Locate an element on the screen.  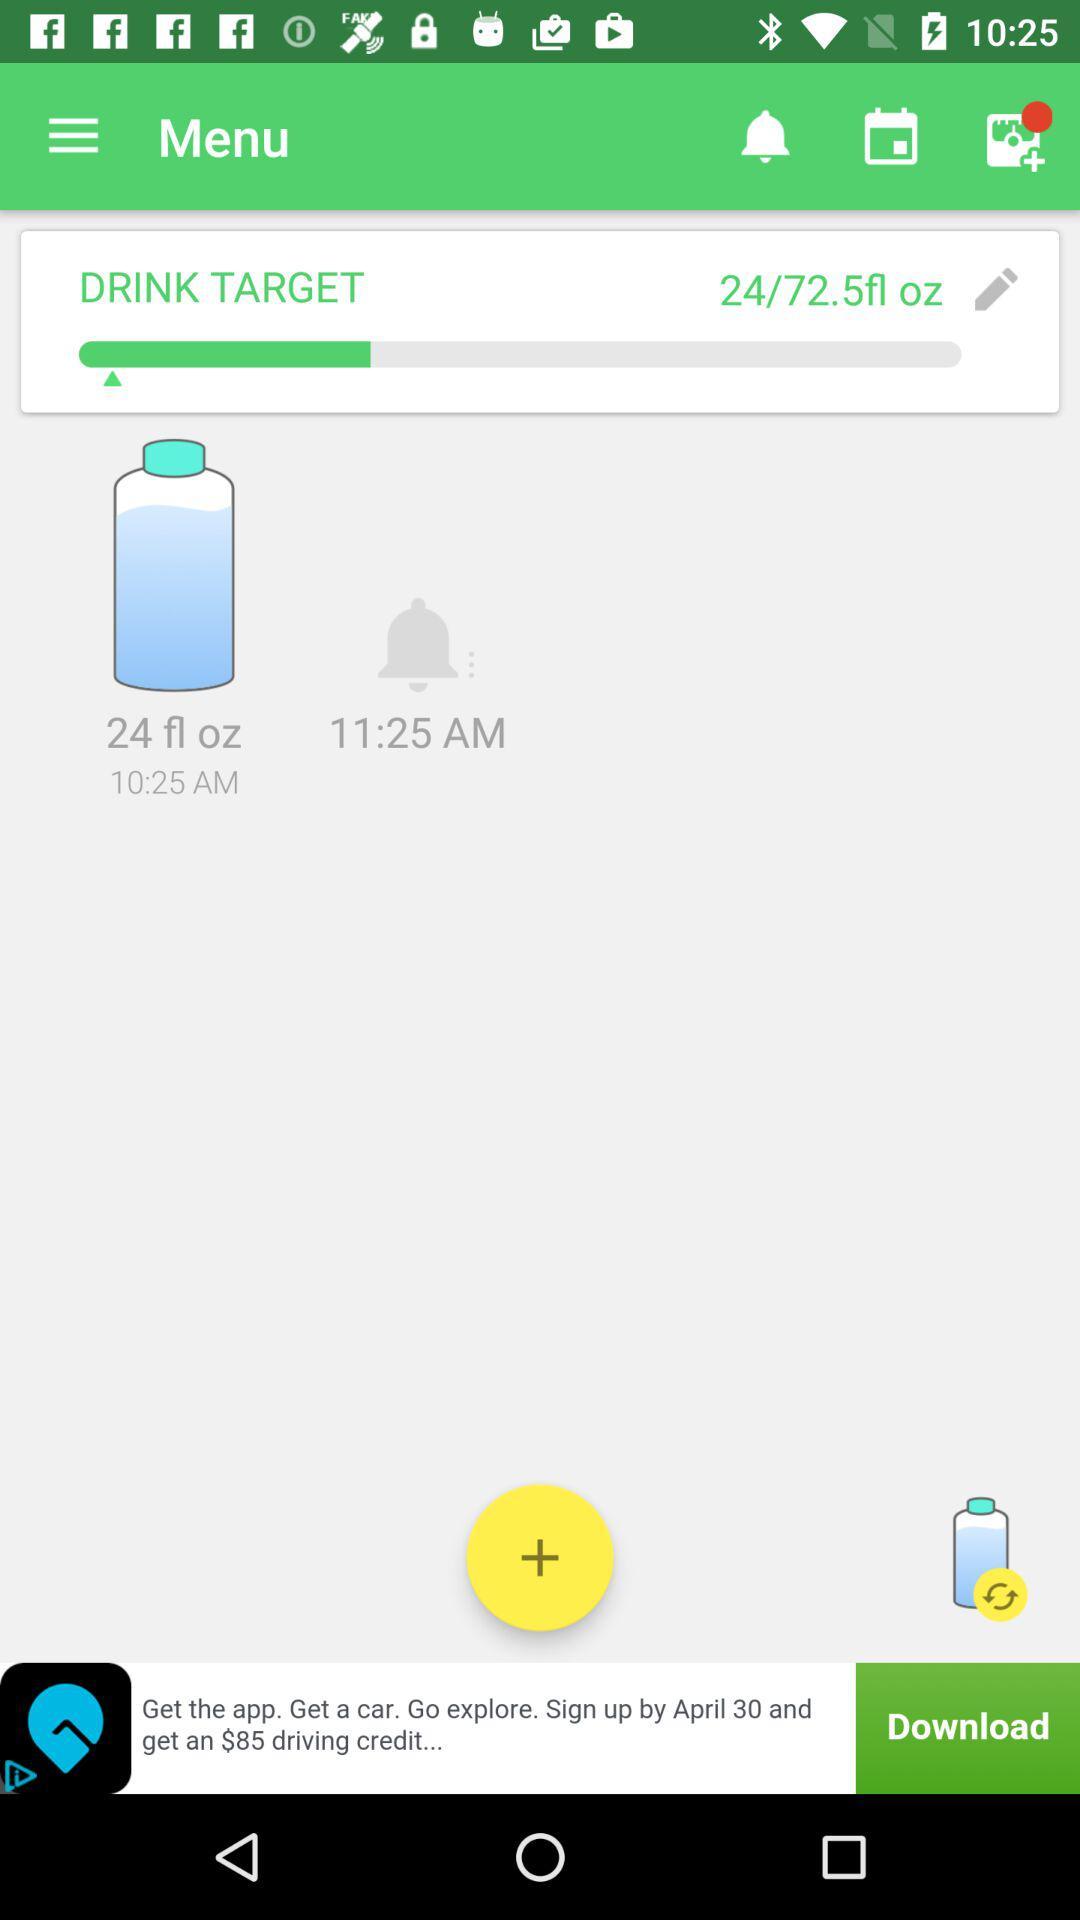
item at the bottom right corner is located at coordinates (979, 1556).